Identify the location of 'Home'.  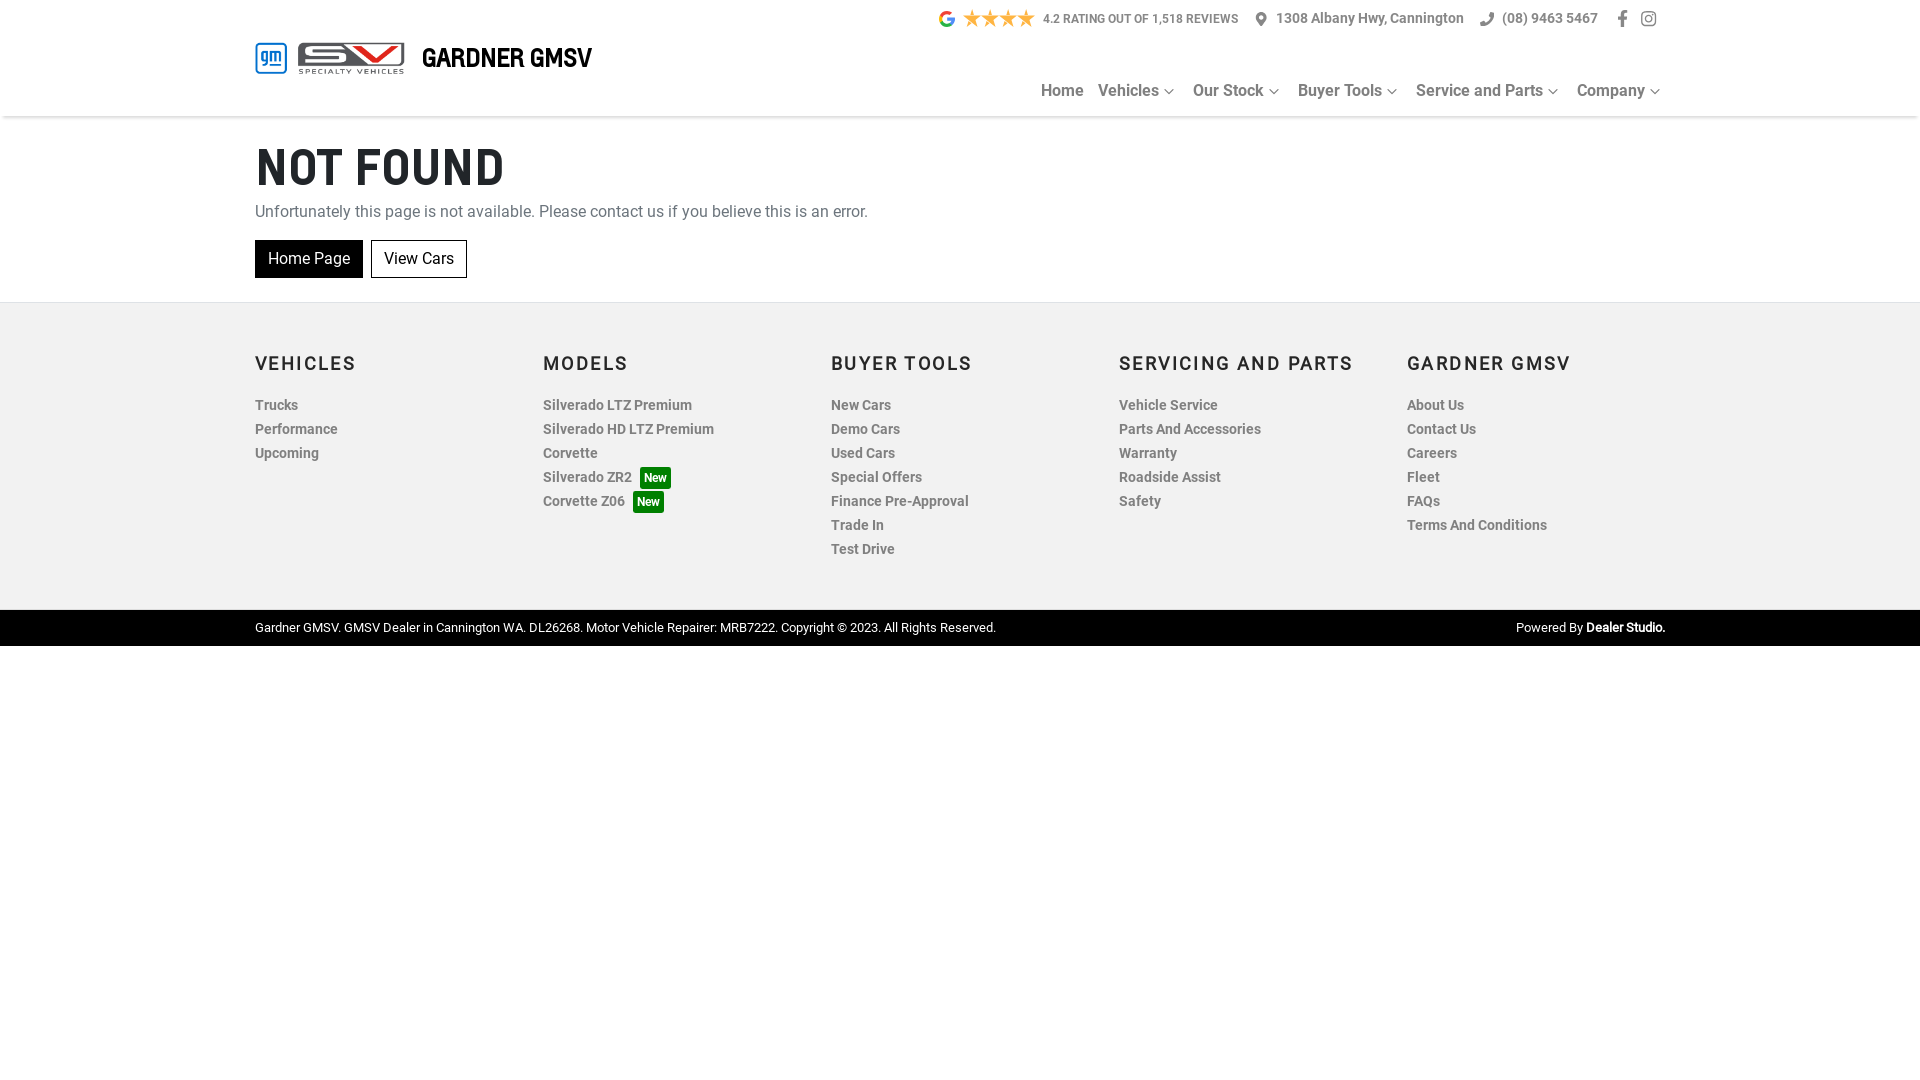
(1061, 91).